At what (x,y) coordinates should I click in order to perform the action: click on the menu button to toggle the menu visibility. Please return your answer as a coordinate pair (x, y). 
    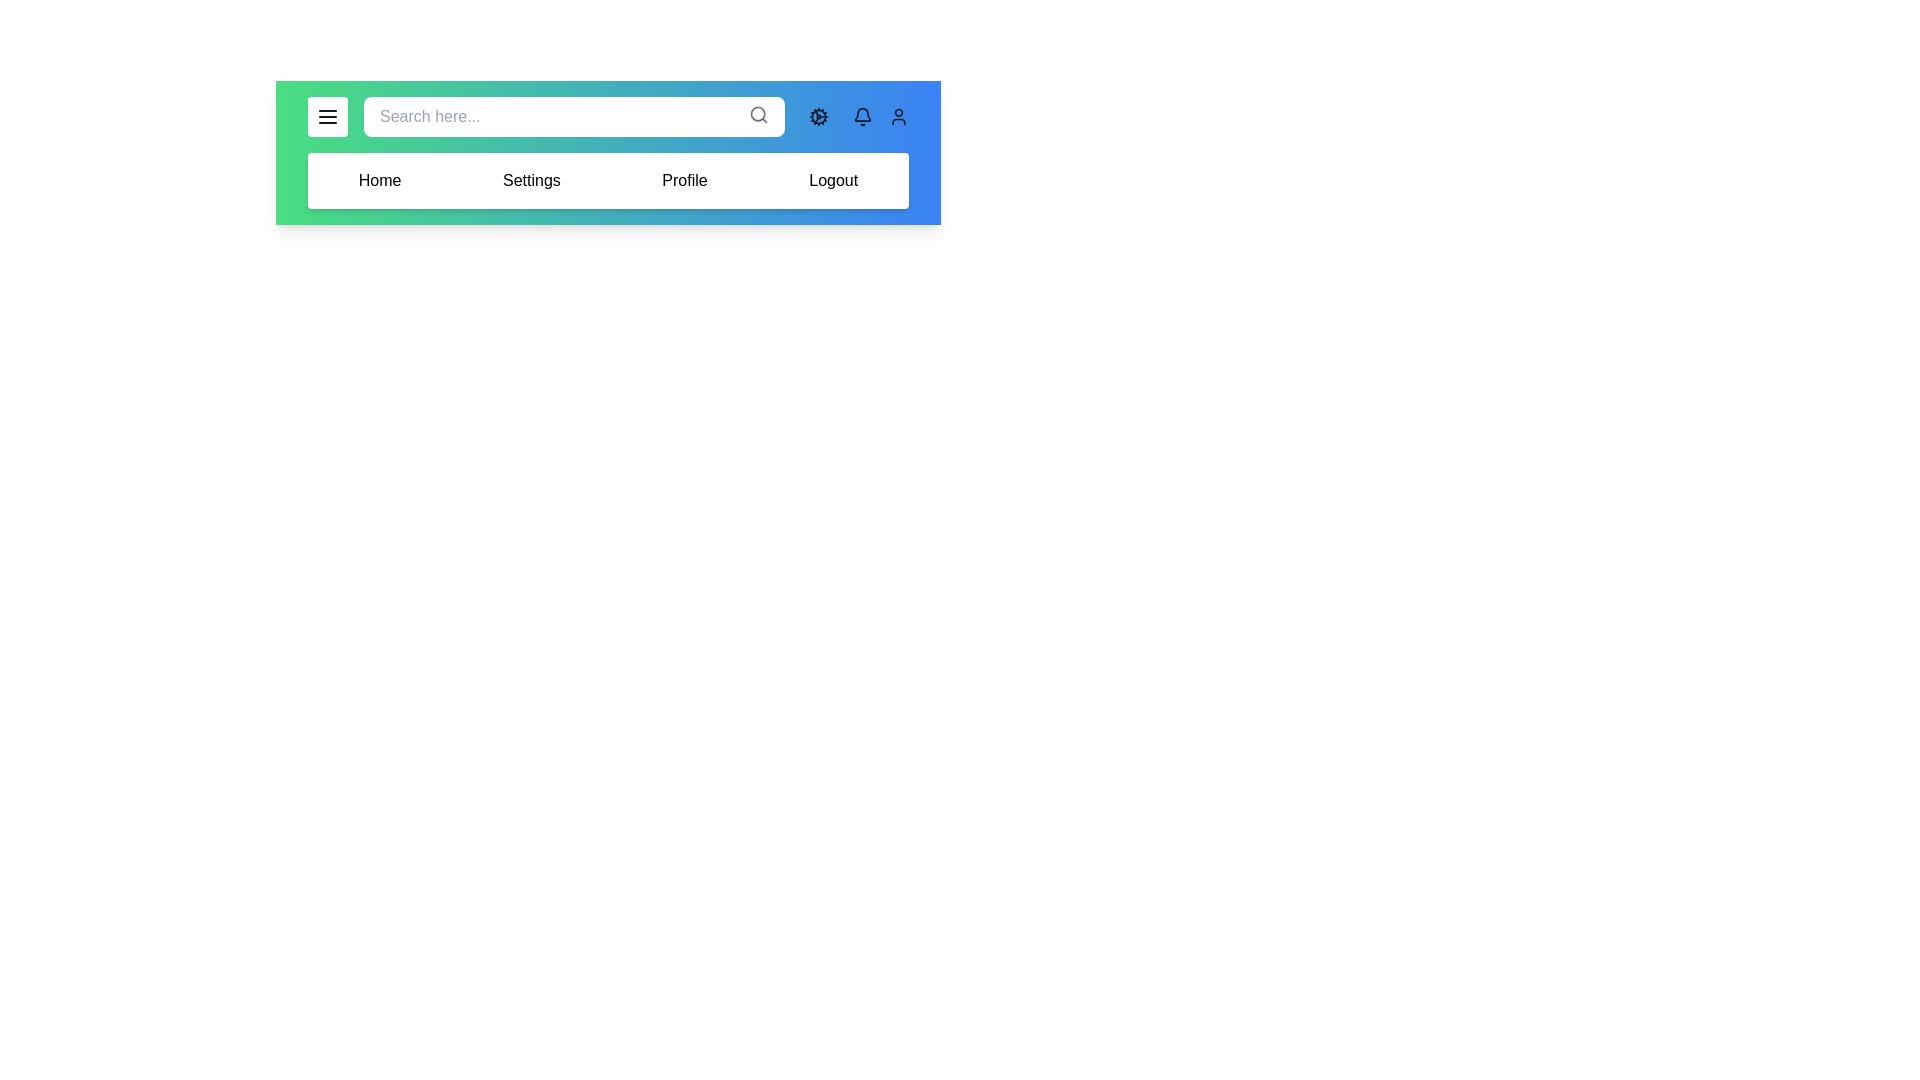
    Looking at the image, I should click on (327, 116).